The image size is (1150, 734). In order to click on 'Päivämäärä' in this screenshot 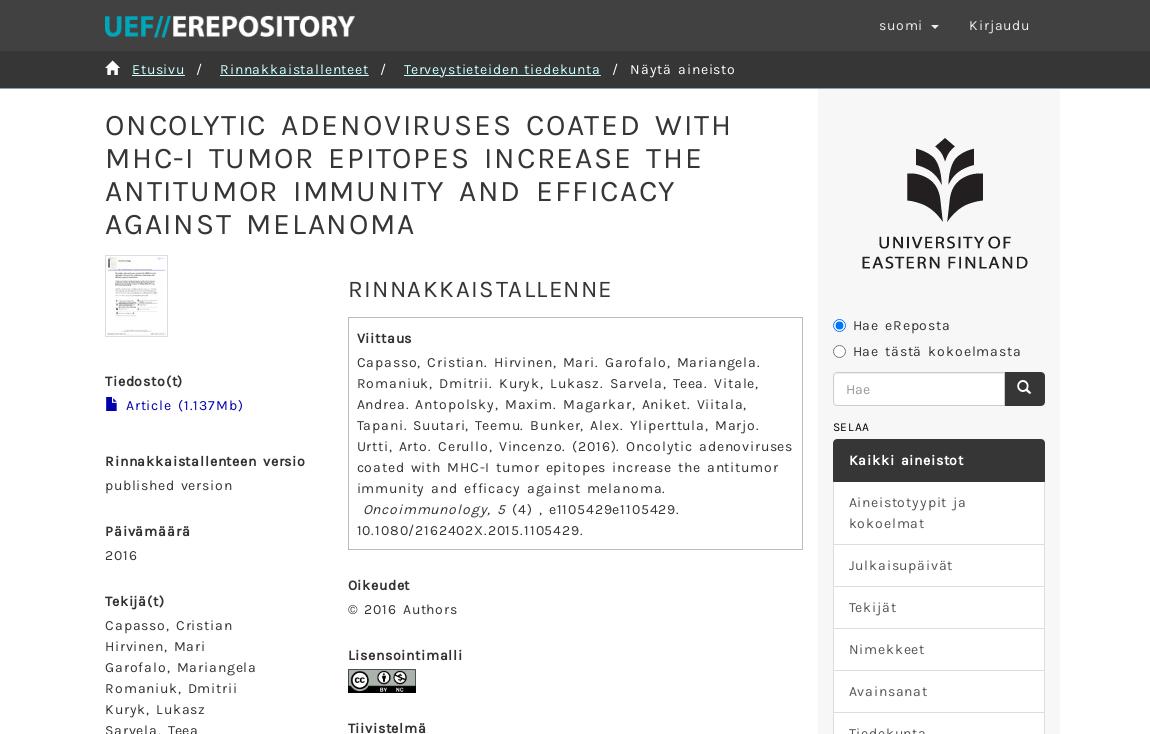, I will do `click(146, 530)`.